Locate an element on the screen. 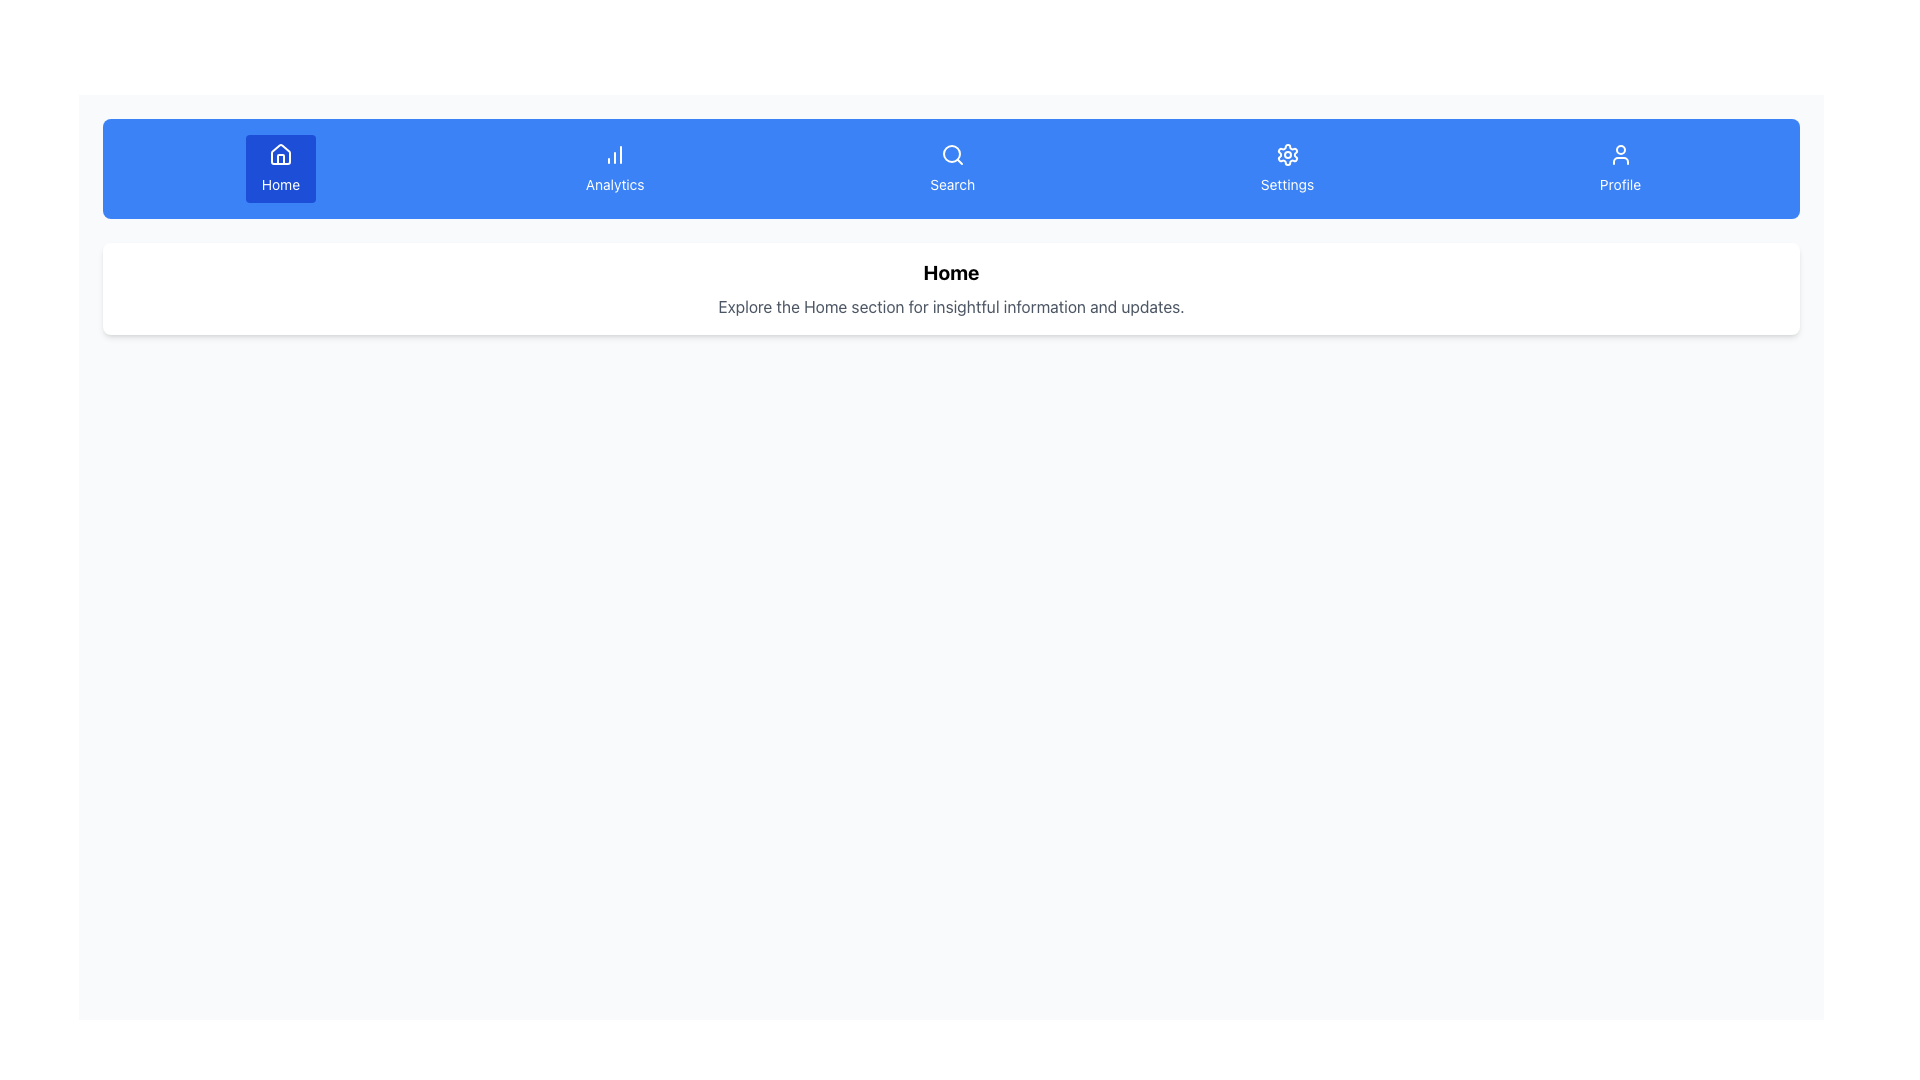 The image size is (1920, 1080). the user profile icon located in the top-right corner of the navigation bar, which precedes the text label 'Profile' is located at coordinates (1620, 153).